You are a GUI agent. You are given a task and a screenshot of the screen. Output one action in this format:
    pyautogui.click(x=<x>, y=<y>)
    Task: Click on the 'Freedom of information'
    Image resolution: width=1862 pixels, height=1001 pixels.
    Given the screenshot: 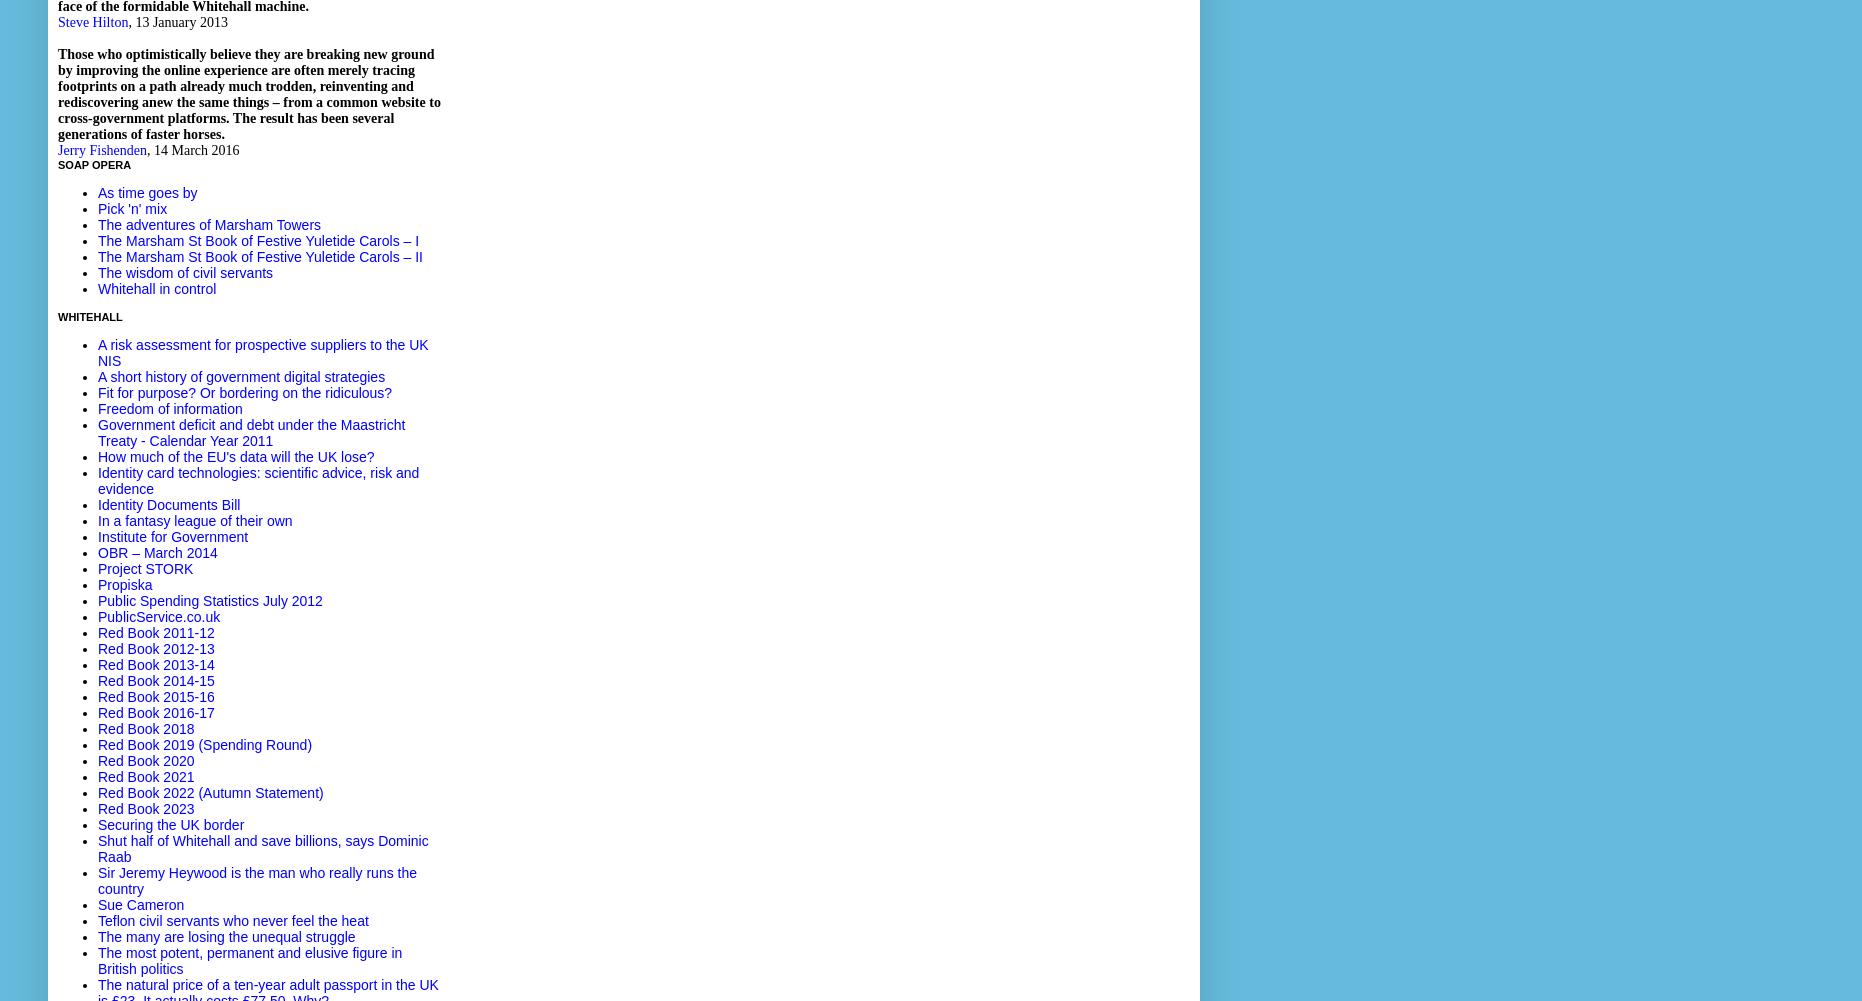 What is the action you would take?
    pyautogui.click(x=97, y=408)
    